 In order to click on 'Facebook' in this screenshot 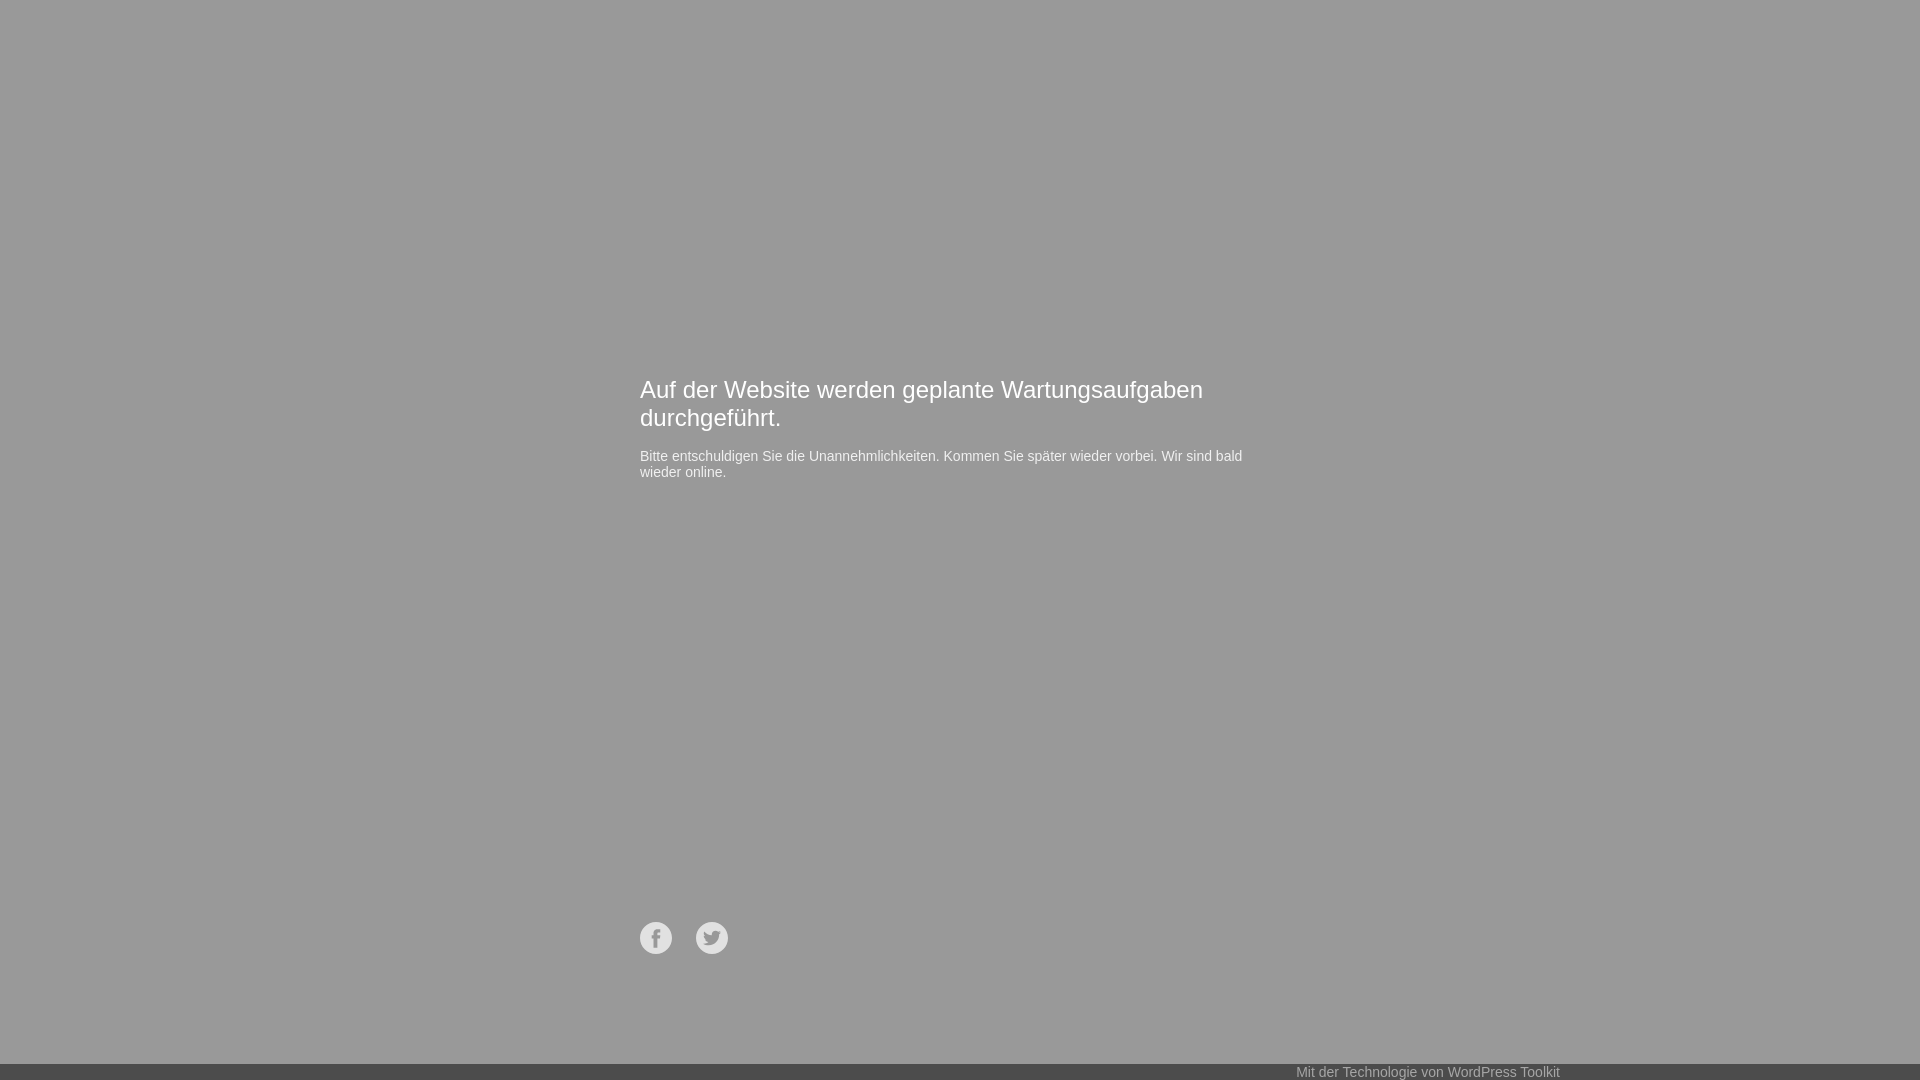, I will do `click(656, 937)`.